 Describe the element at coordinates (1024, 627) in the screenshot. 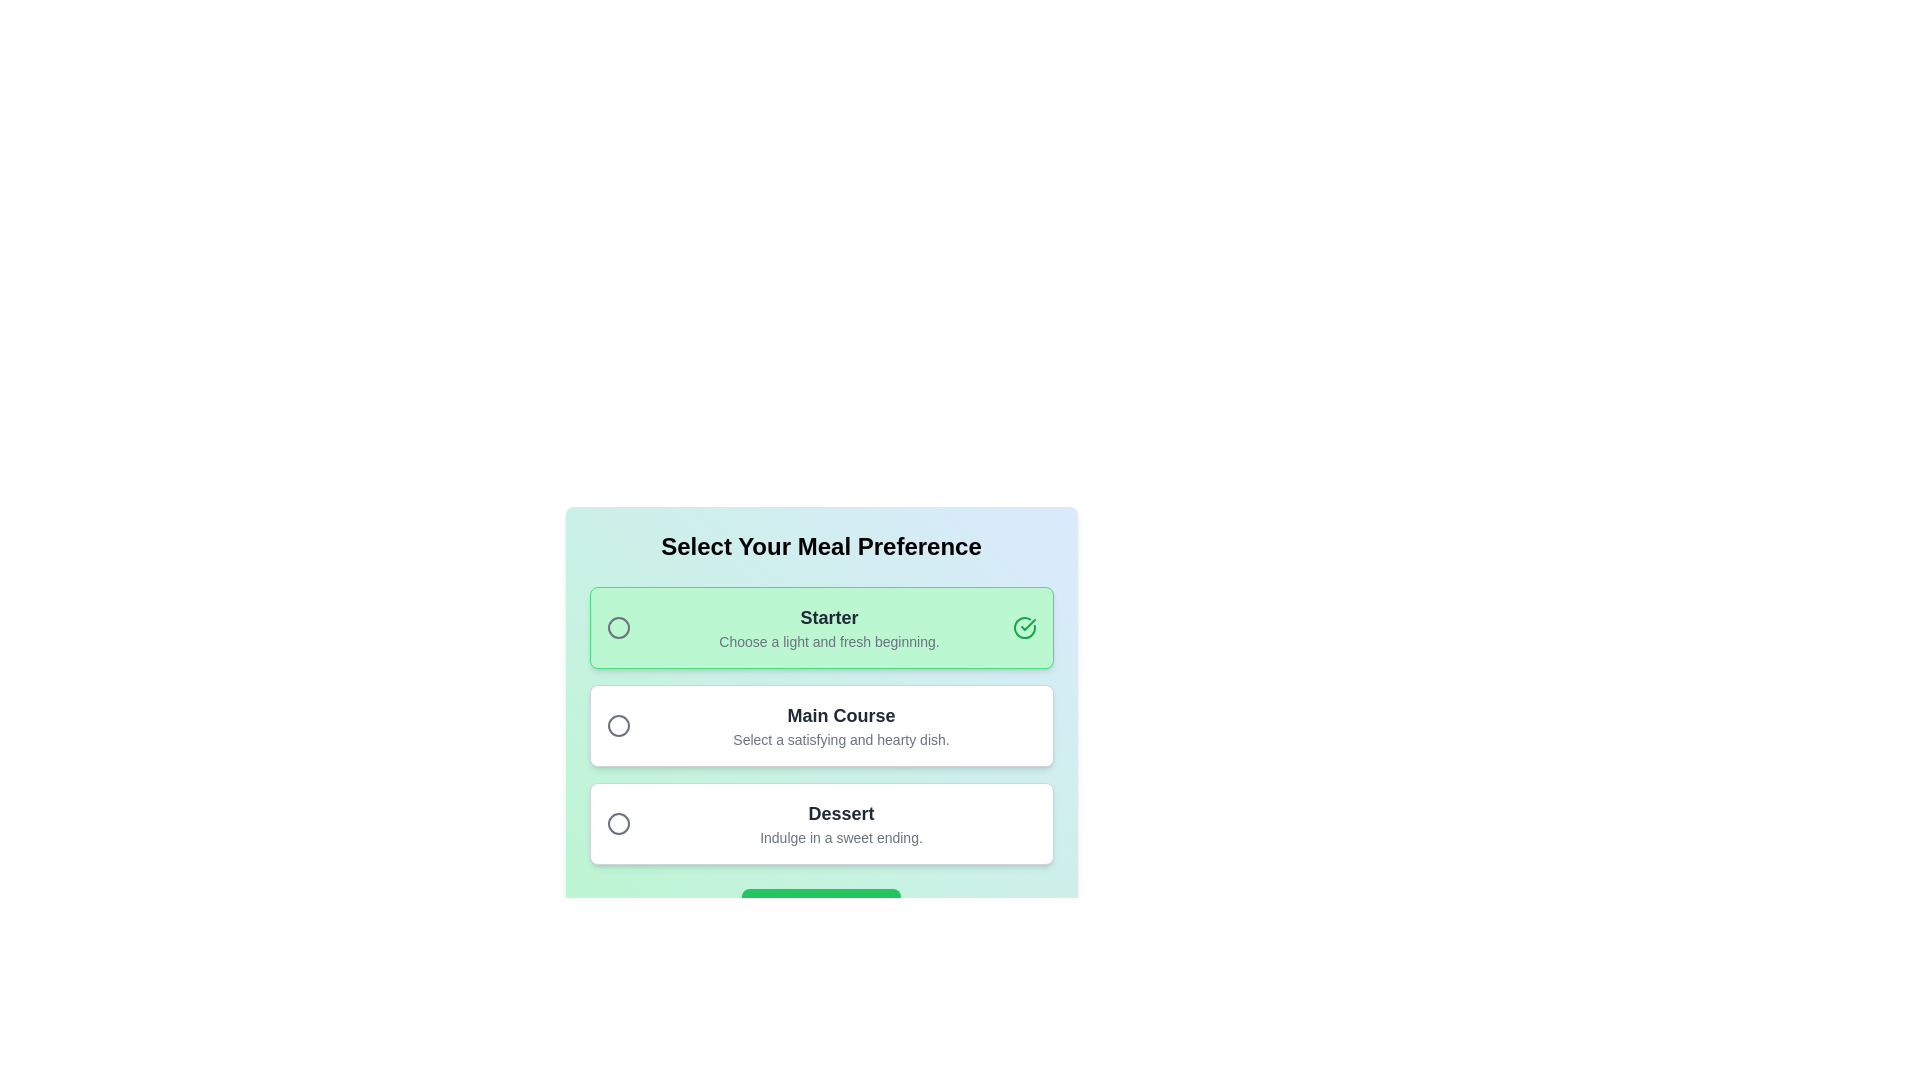

I see `curved green segment of the circular border that is part of the SVG icon next to the 'Starter' selection in the meal preference list` at that location.